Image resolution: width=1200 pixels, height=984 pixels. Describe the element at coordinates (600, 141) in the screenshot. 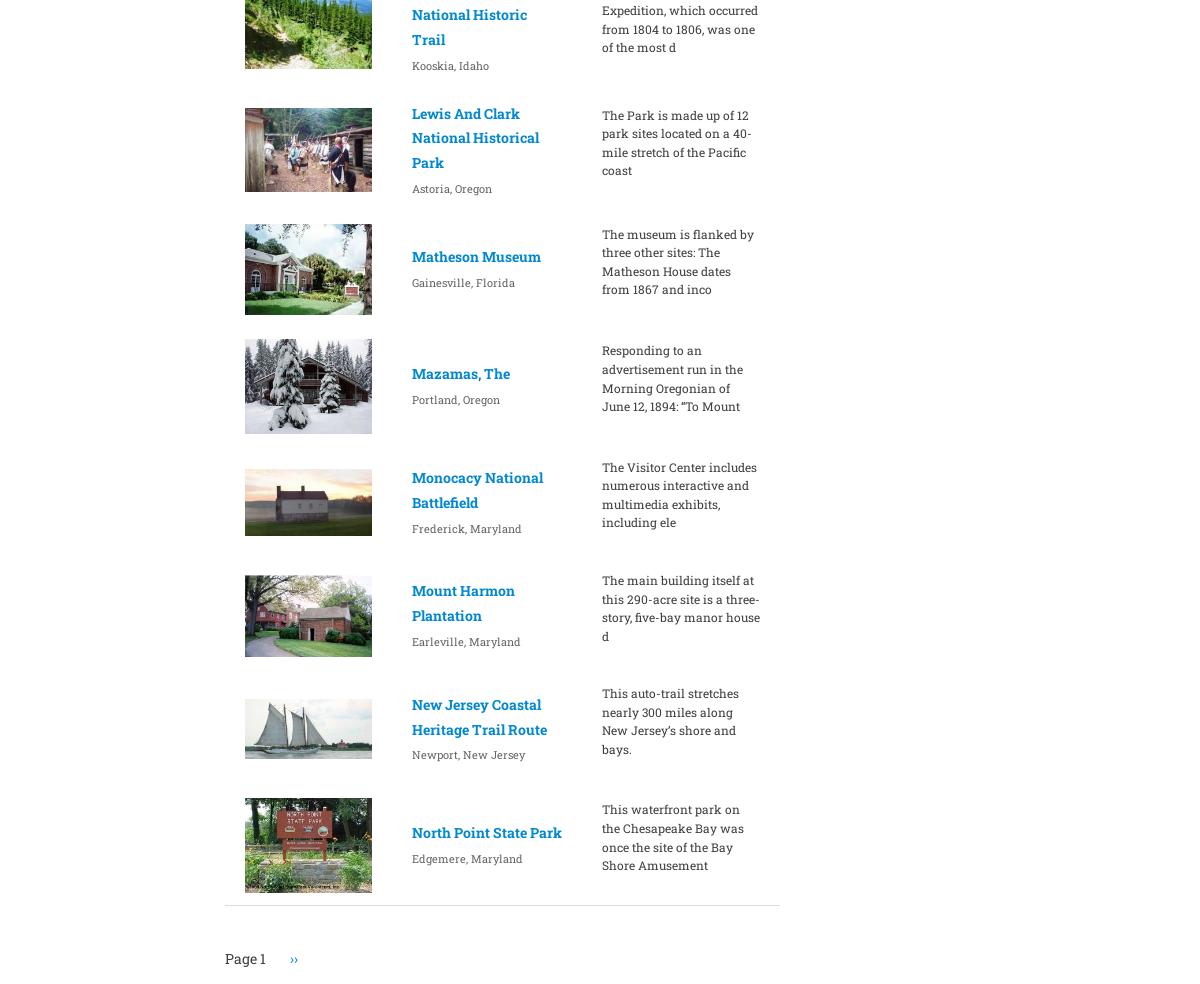

I see `'The Park is made up of 12 park sites located on a 40-mile stretch of the Pacific coast'` at that location.